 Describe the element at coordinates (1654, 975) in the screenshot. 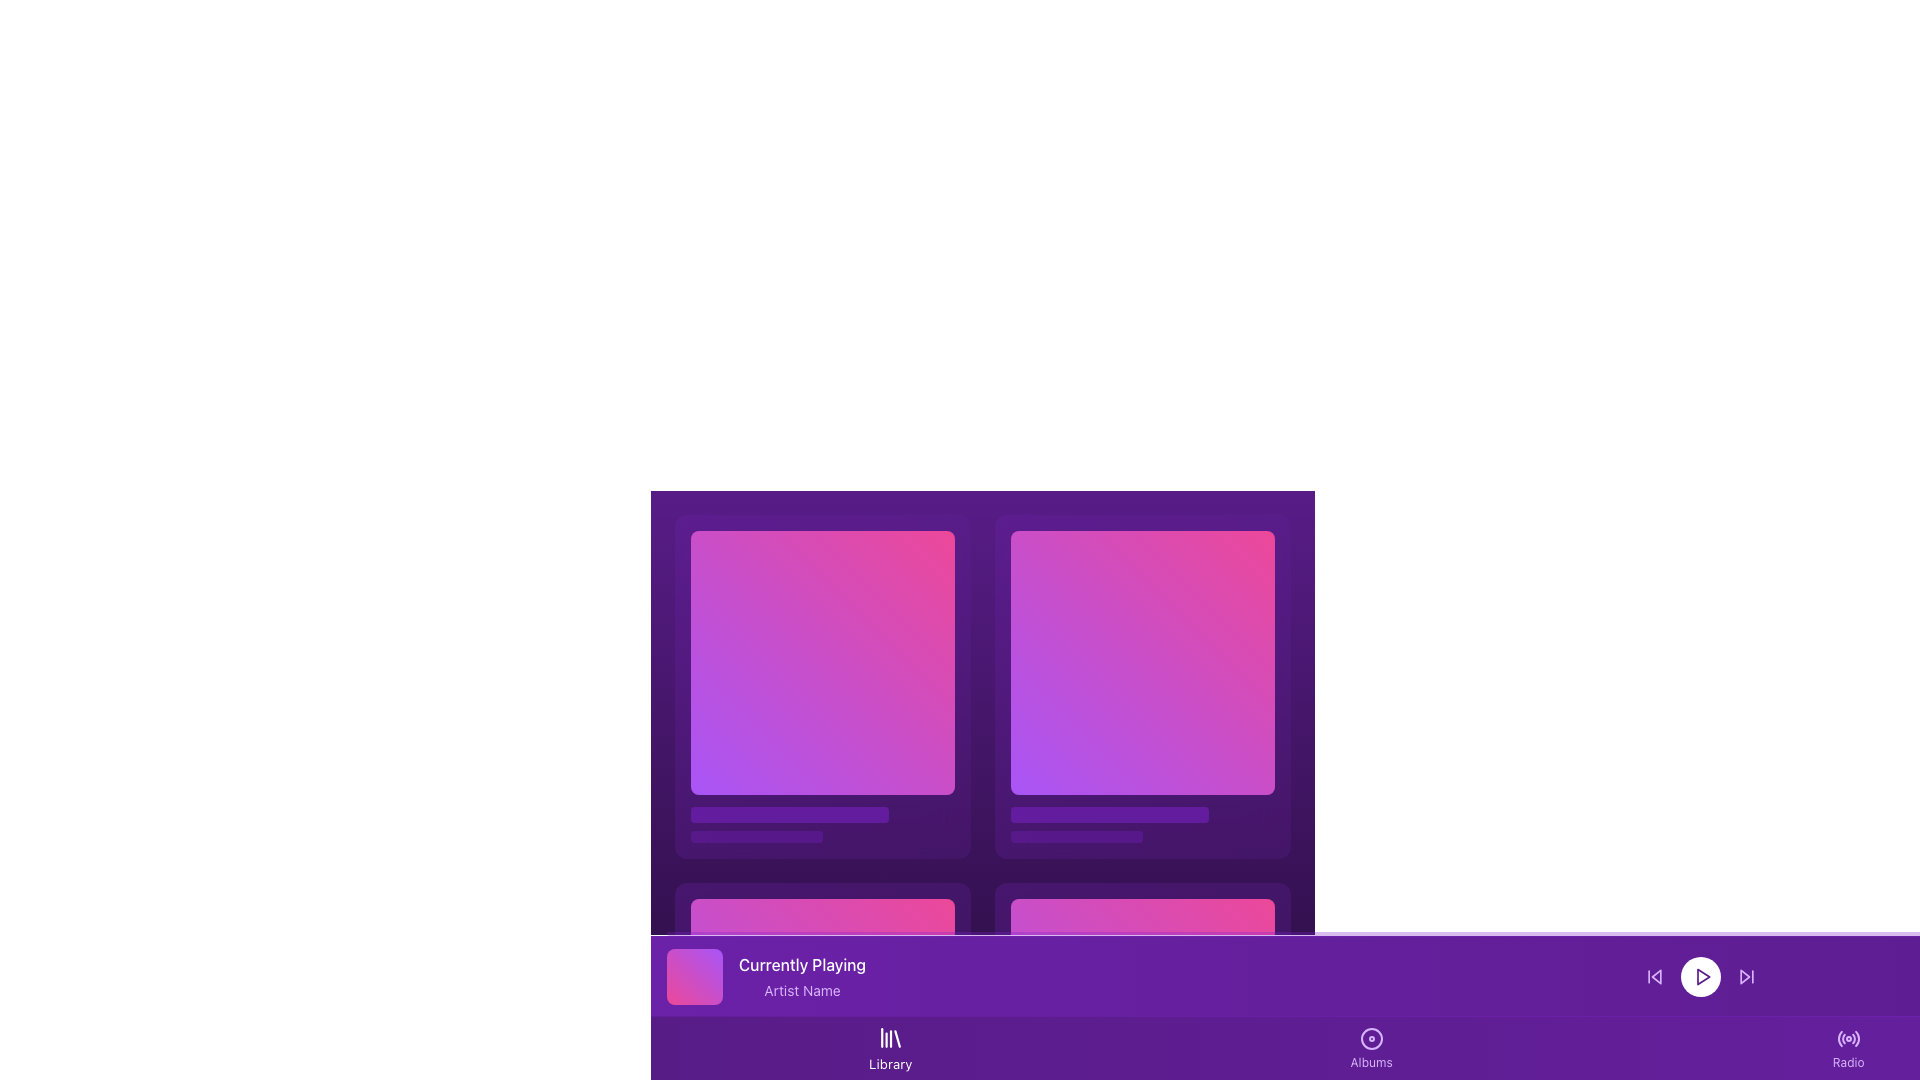

I see `the 'Skip Back' button, which is a small purple icon located to the left of the central Play icon in the horizontal control bar at the bottom of the interface` at that location.